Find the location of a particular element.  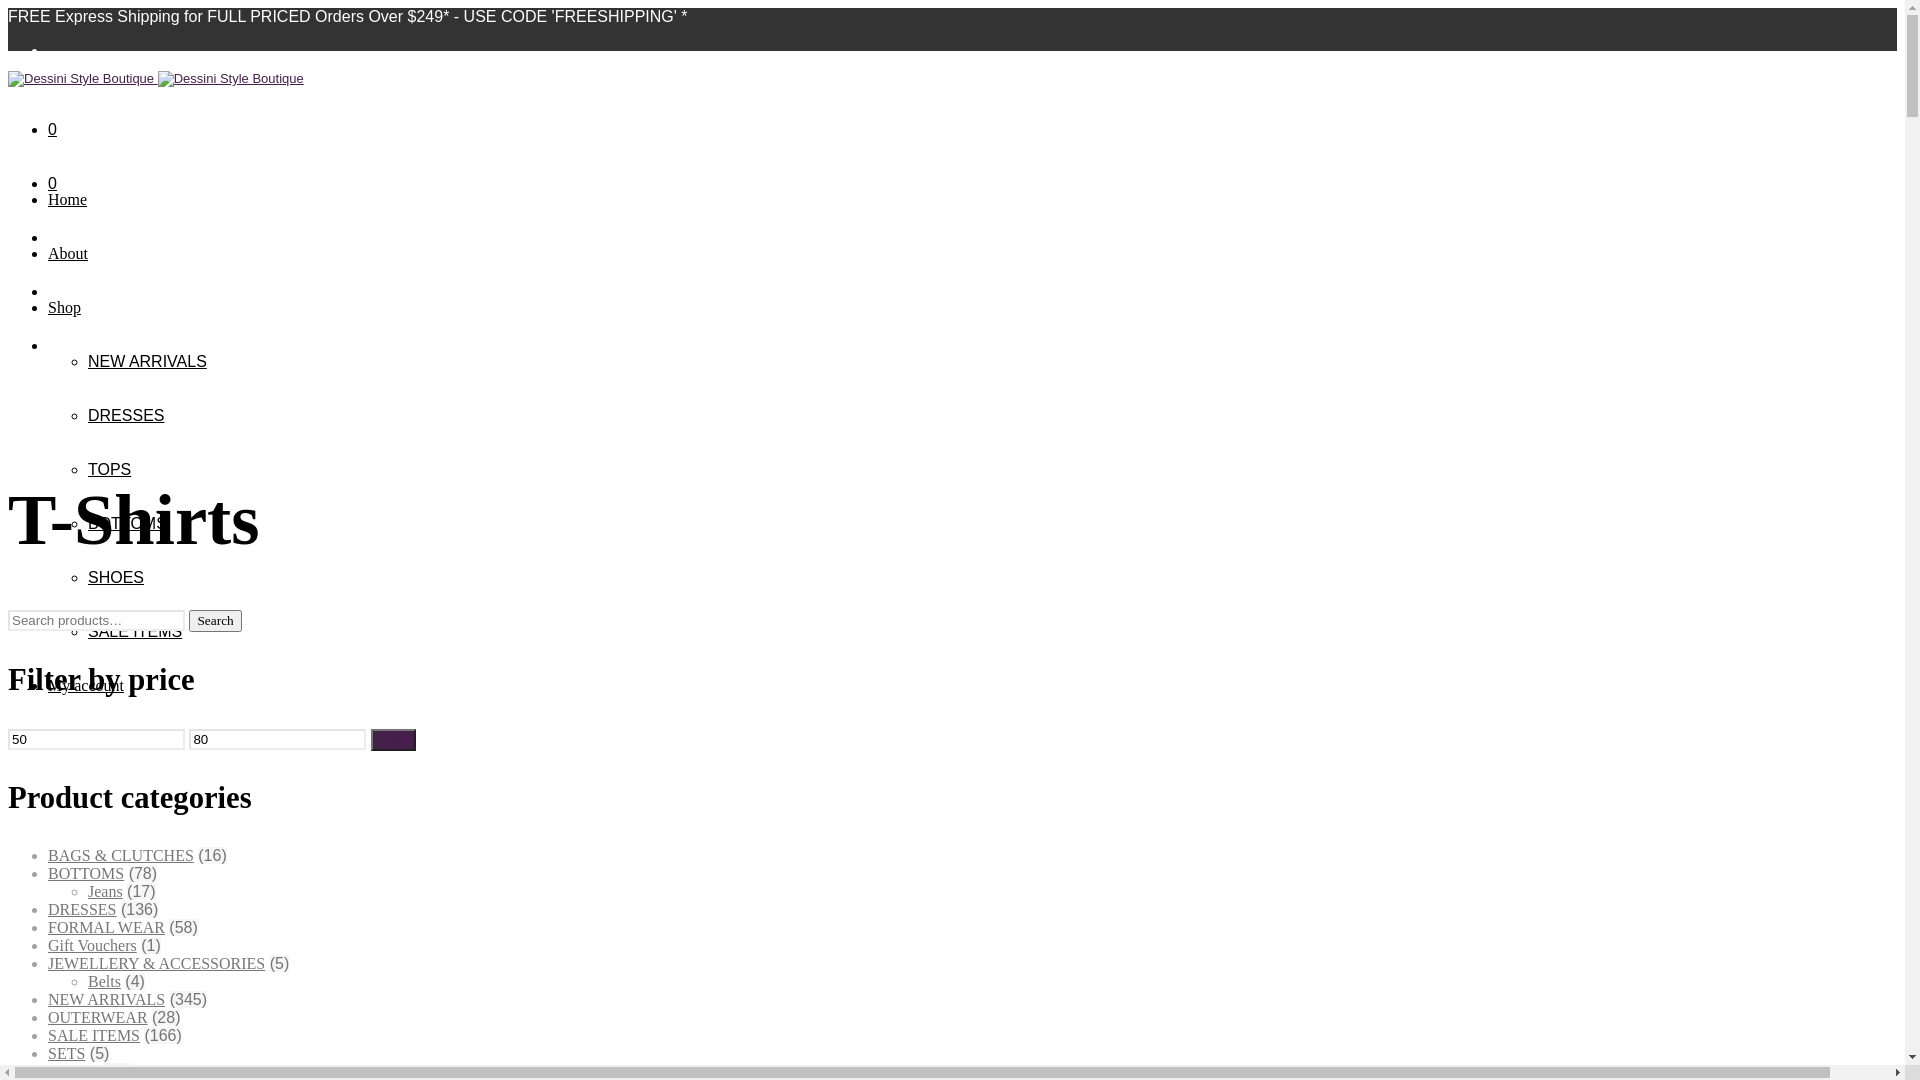

'Gift Vouchers' is located at coordinates (91, 945).